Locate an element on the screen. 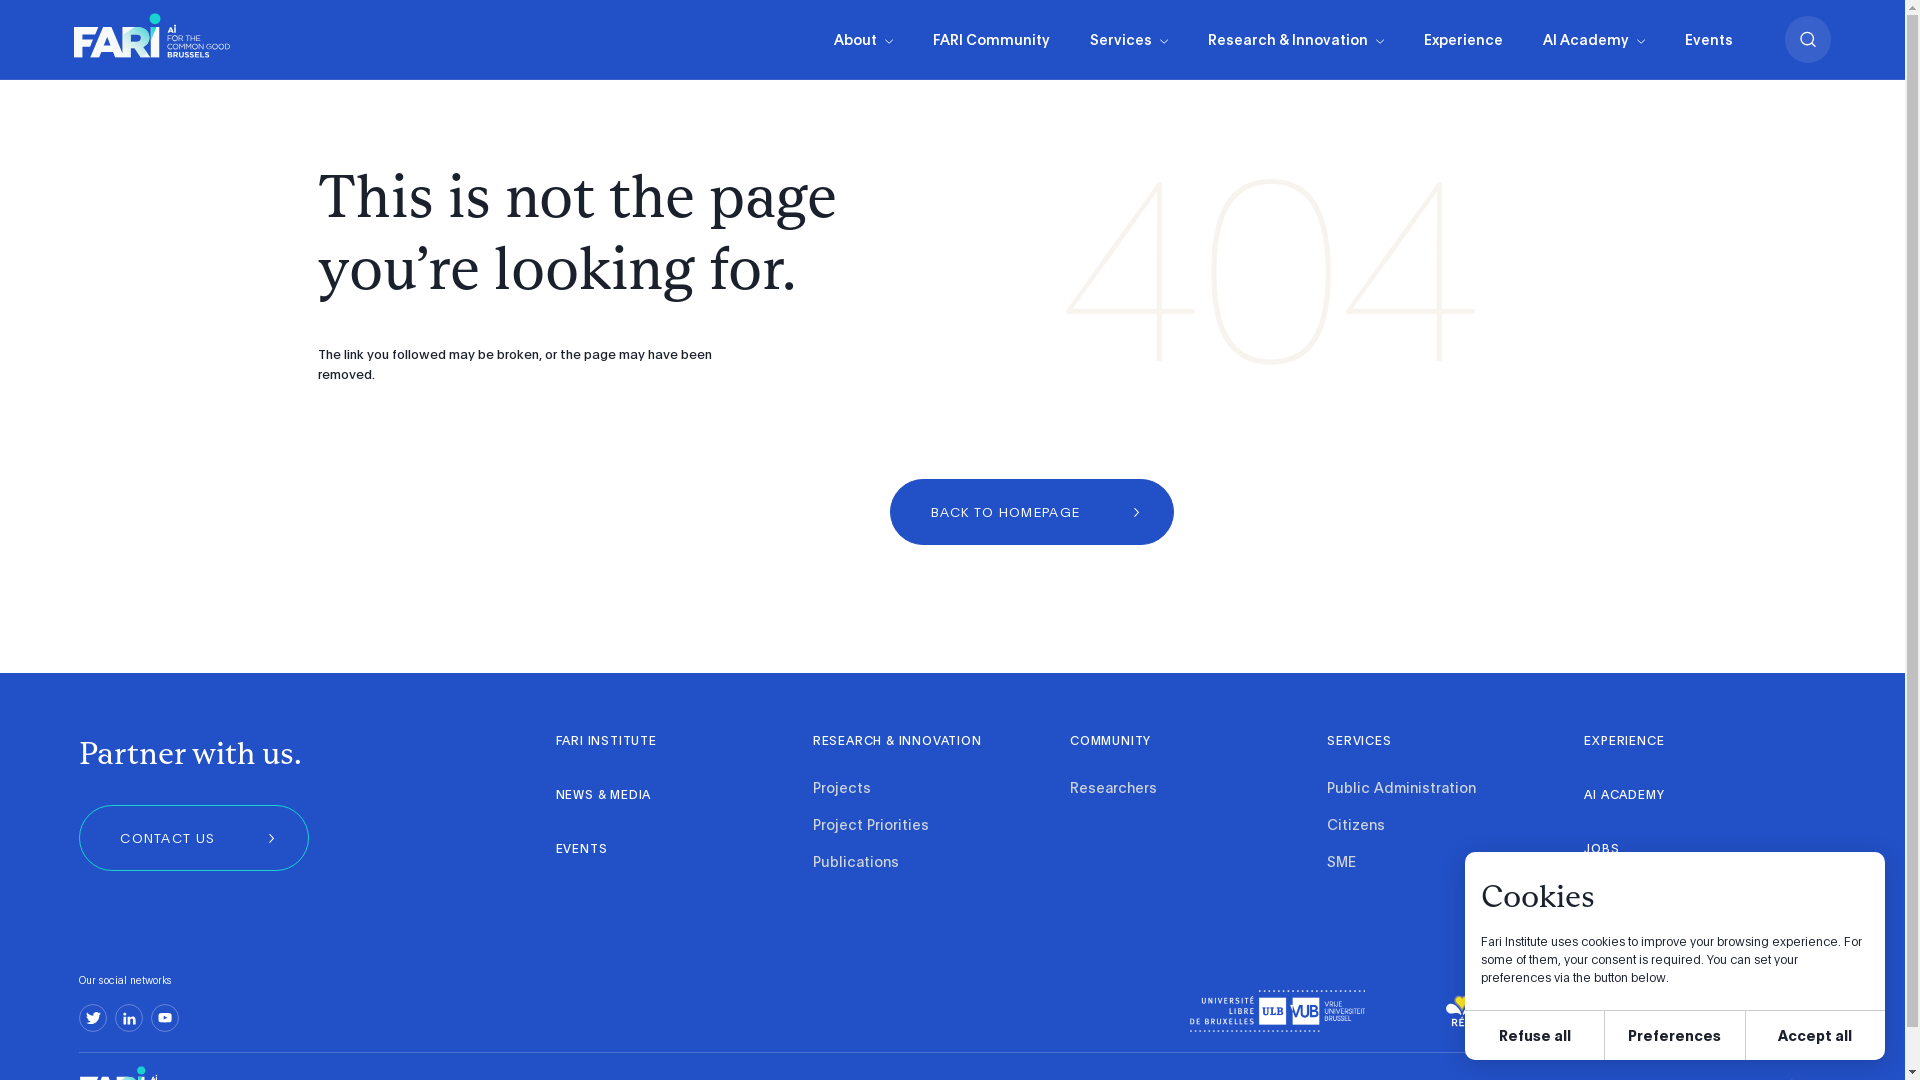 The image size is (1920, 1080). 'Services' is located at coordinates (1128, 39).